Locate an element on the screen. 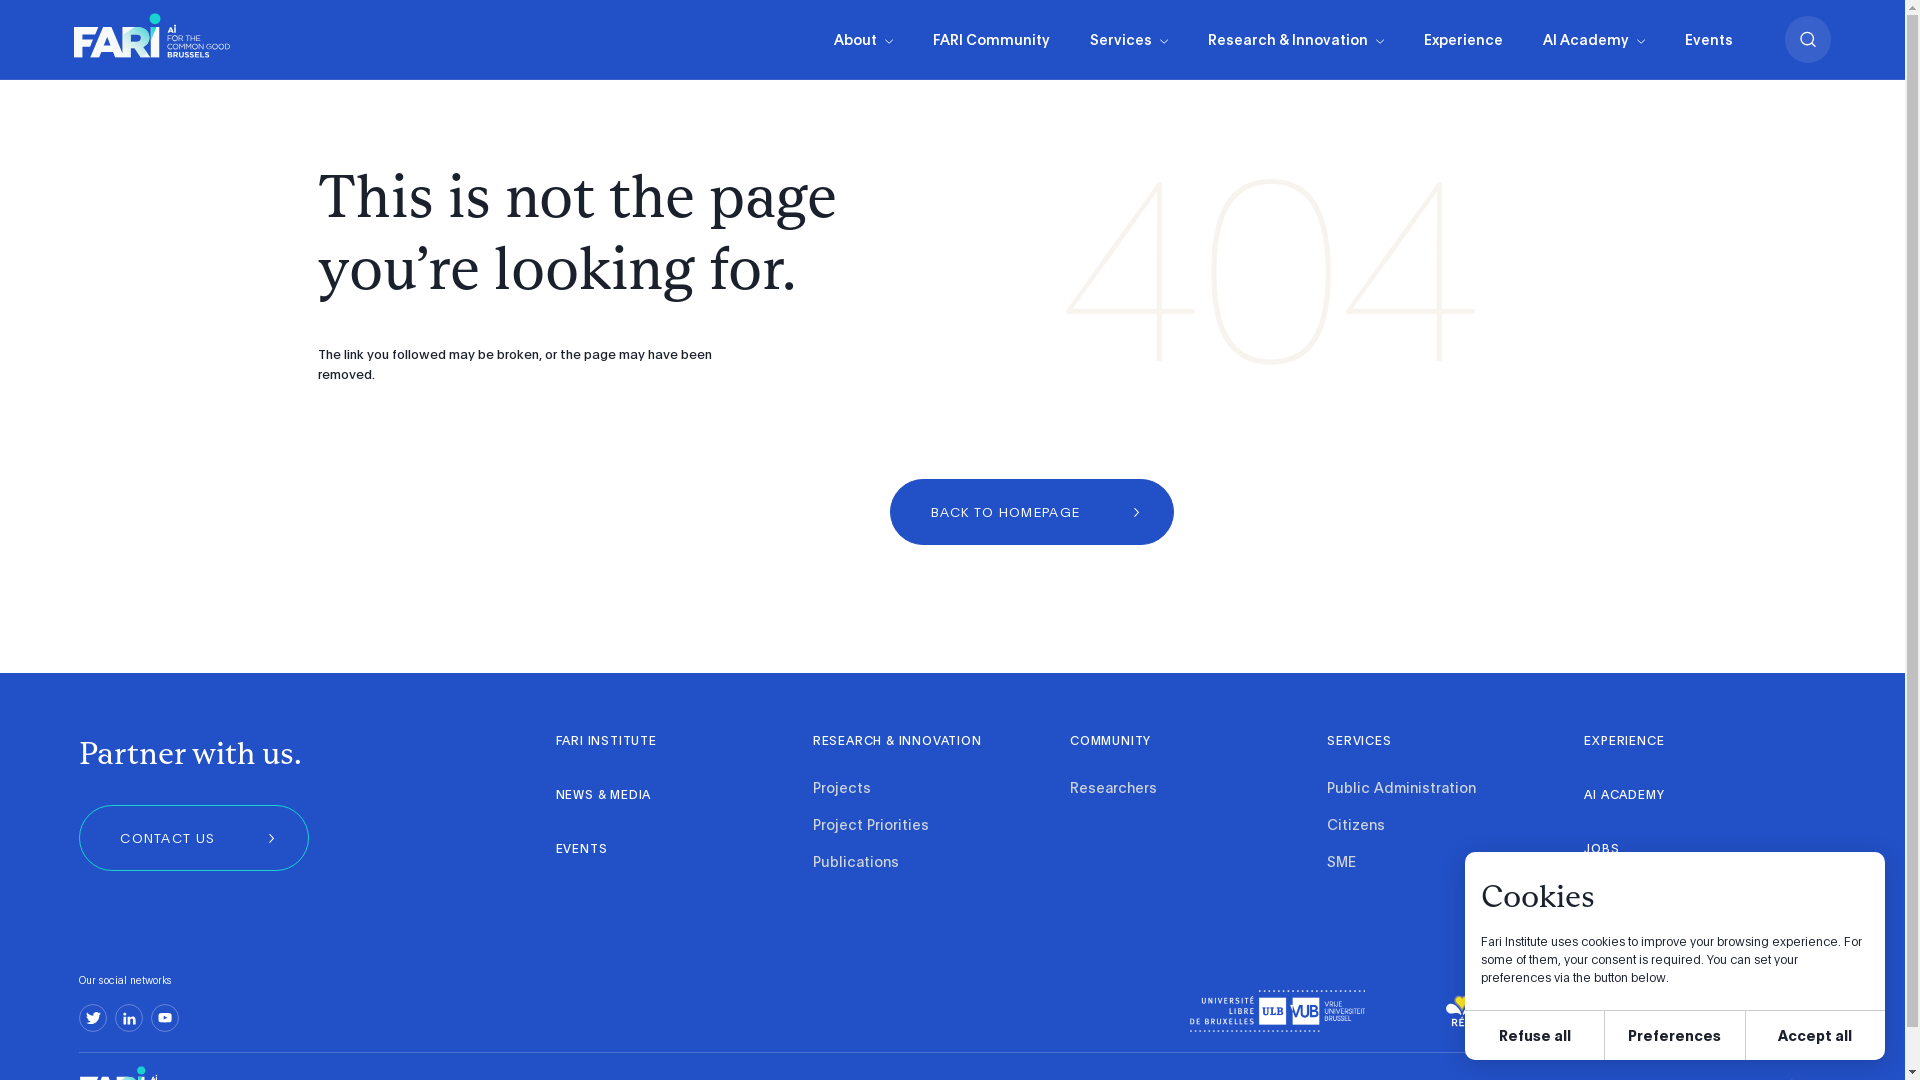 The image size is (1920, 1080). 'Services' is located at coordinates (1128, 39).